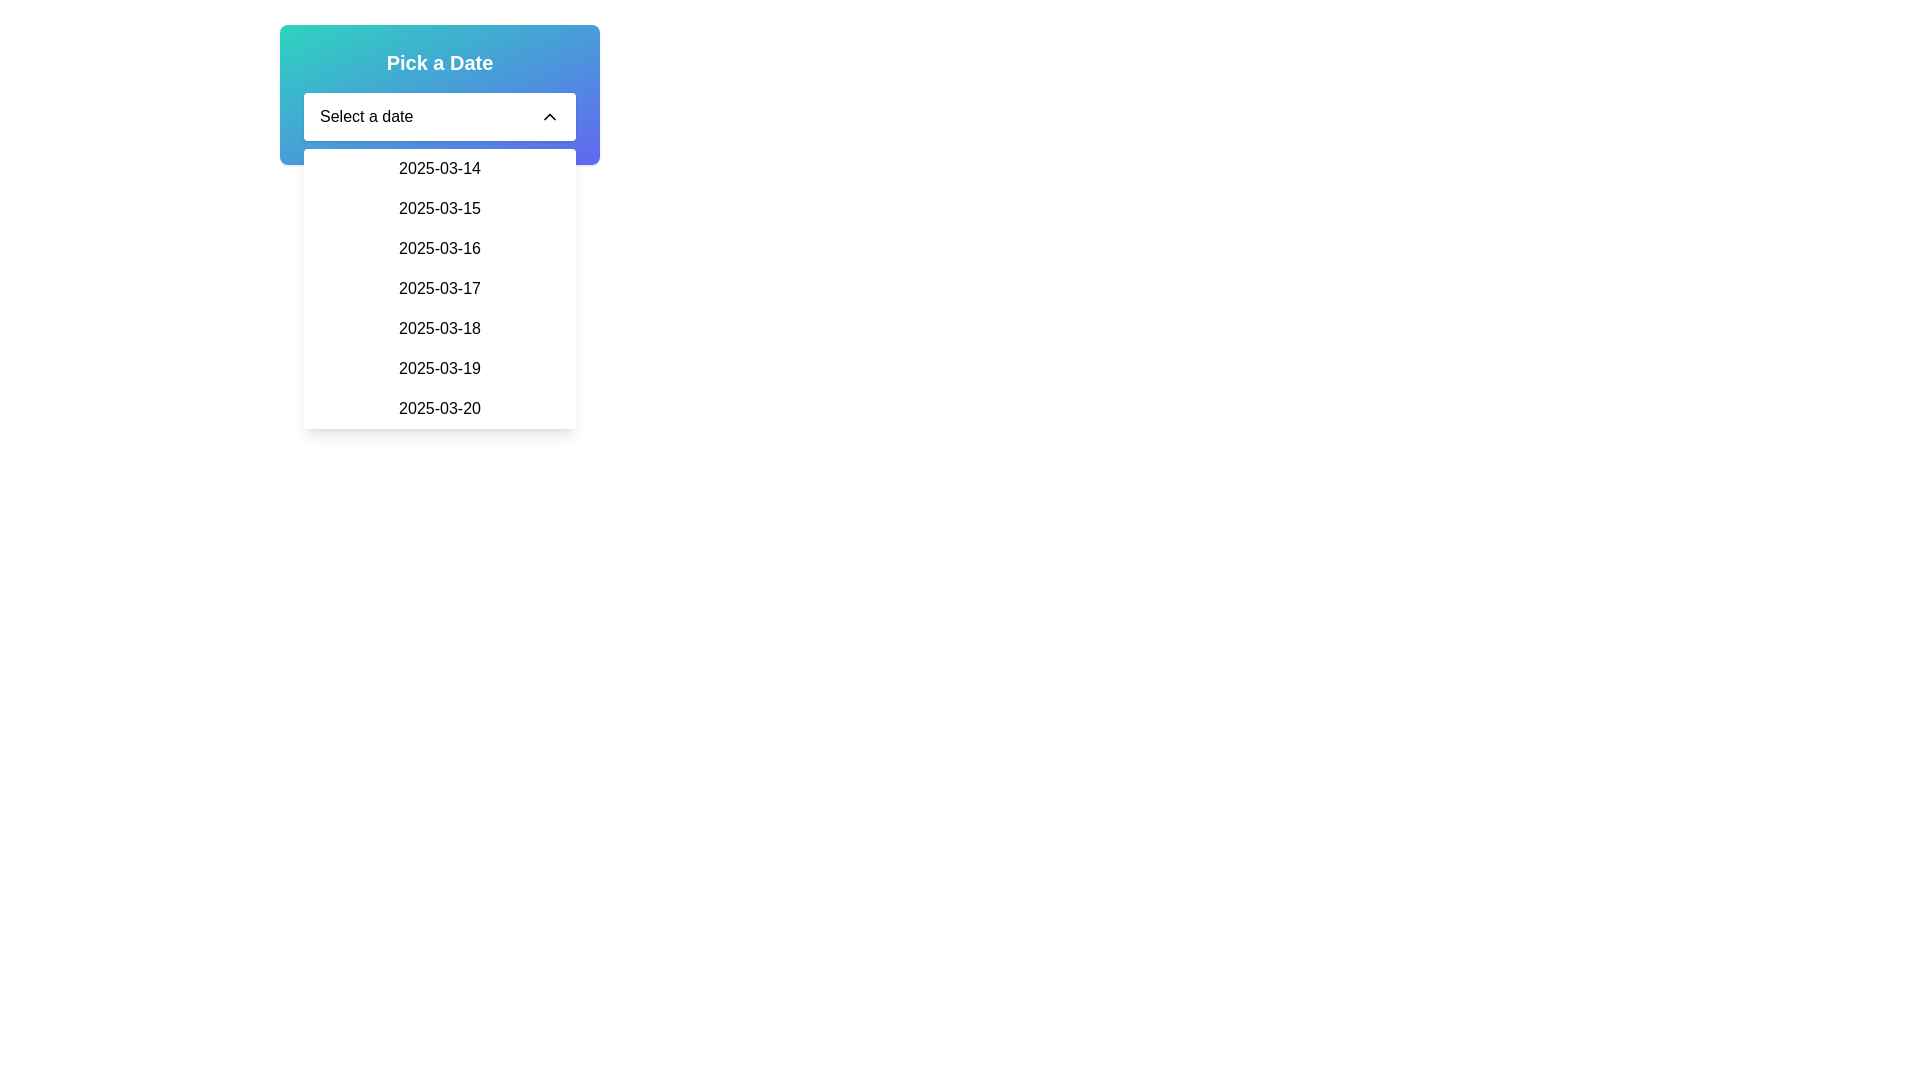  What do you see at coordinates (439, 289) in the screenshot?
I see `the fourth date option in the dropdown menu titled 'Pick a Date'` at bounding box center [439, 289].